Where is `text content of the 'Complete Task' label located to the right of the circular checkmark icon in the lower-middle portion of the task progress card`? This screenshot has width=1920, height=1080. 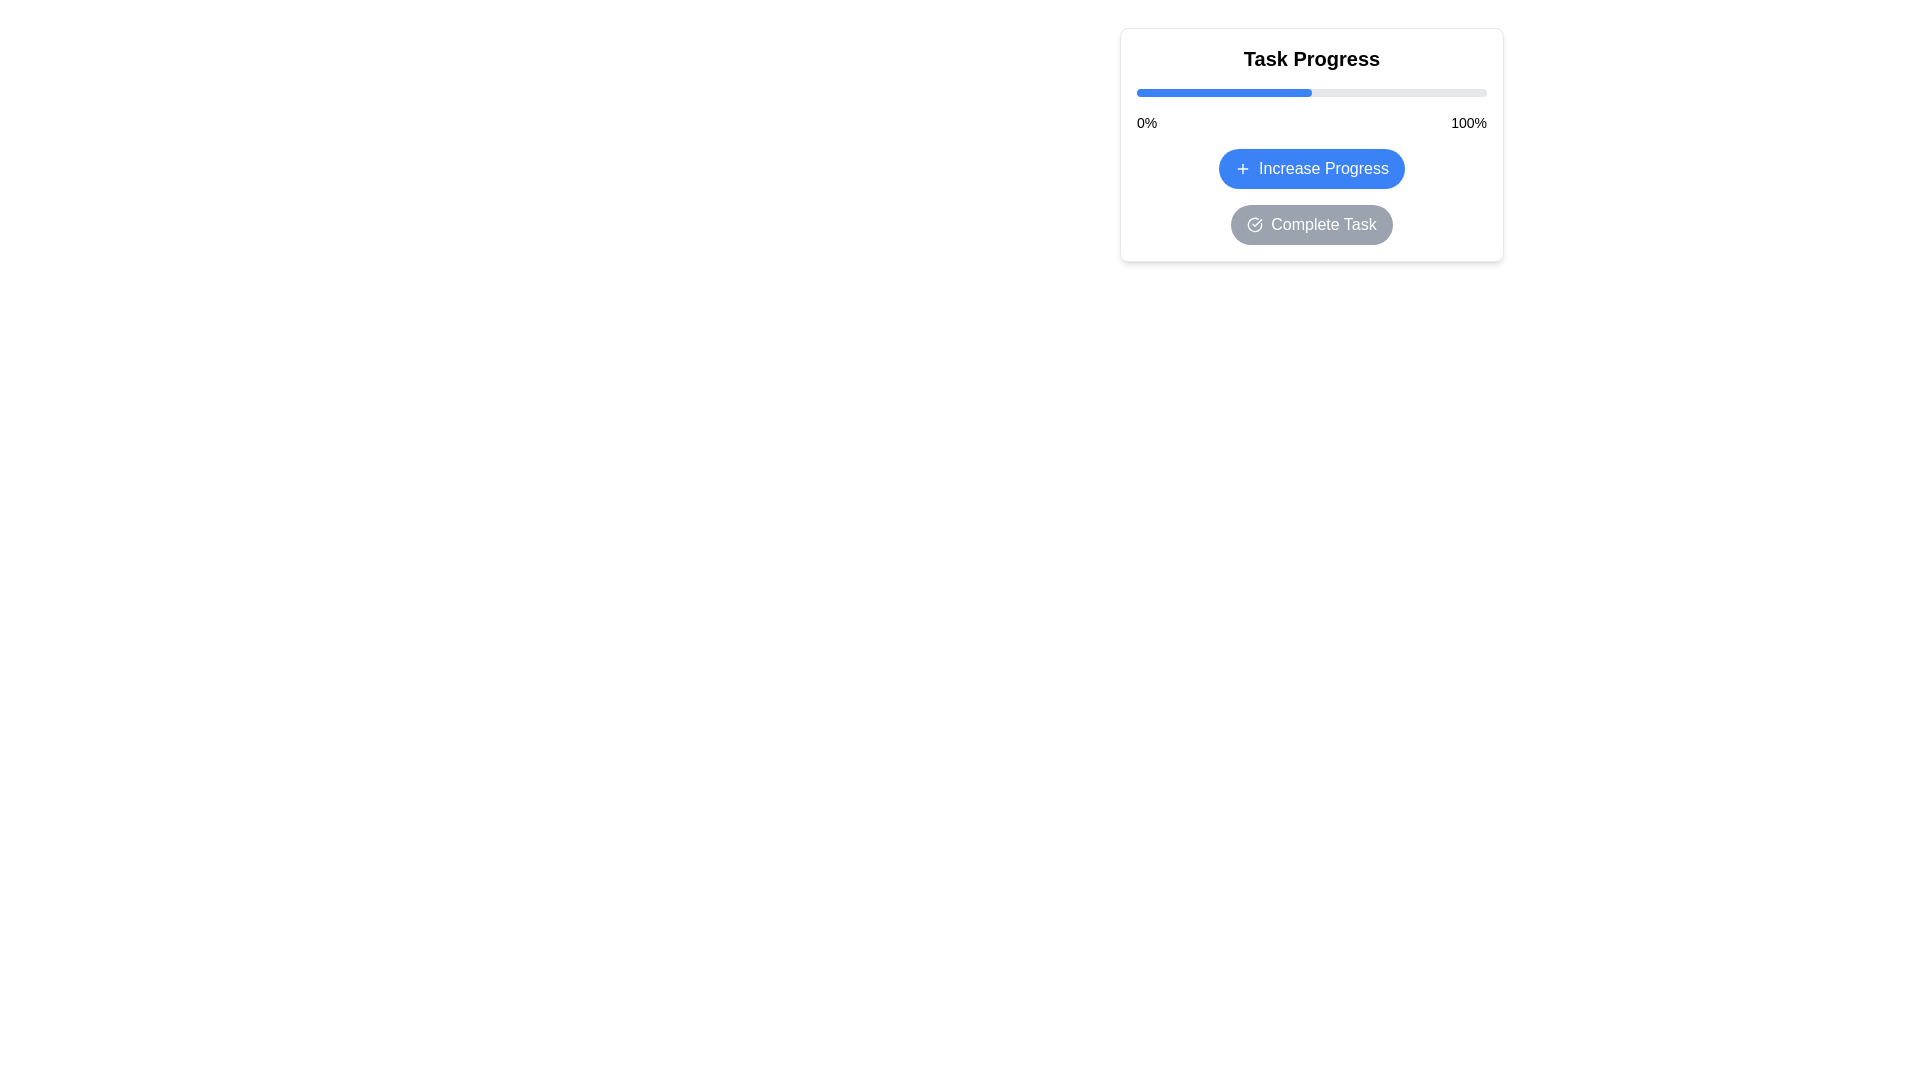
text content of the 'Complete Task' label located to the right of the circular checkmark icon in the lower-middle portion of the task progress card is located at coordinates (1324, 224).